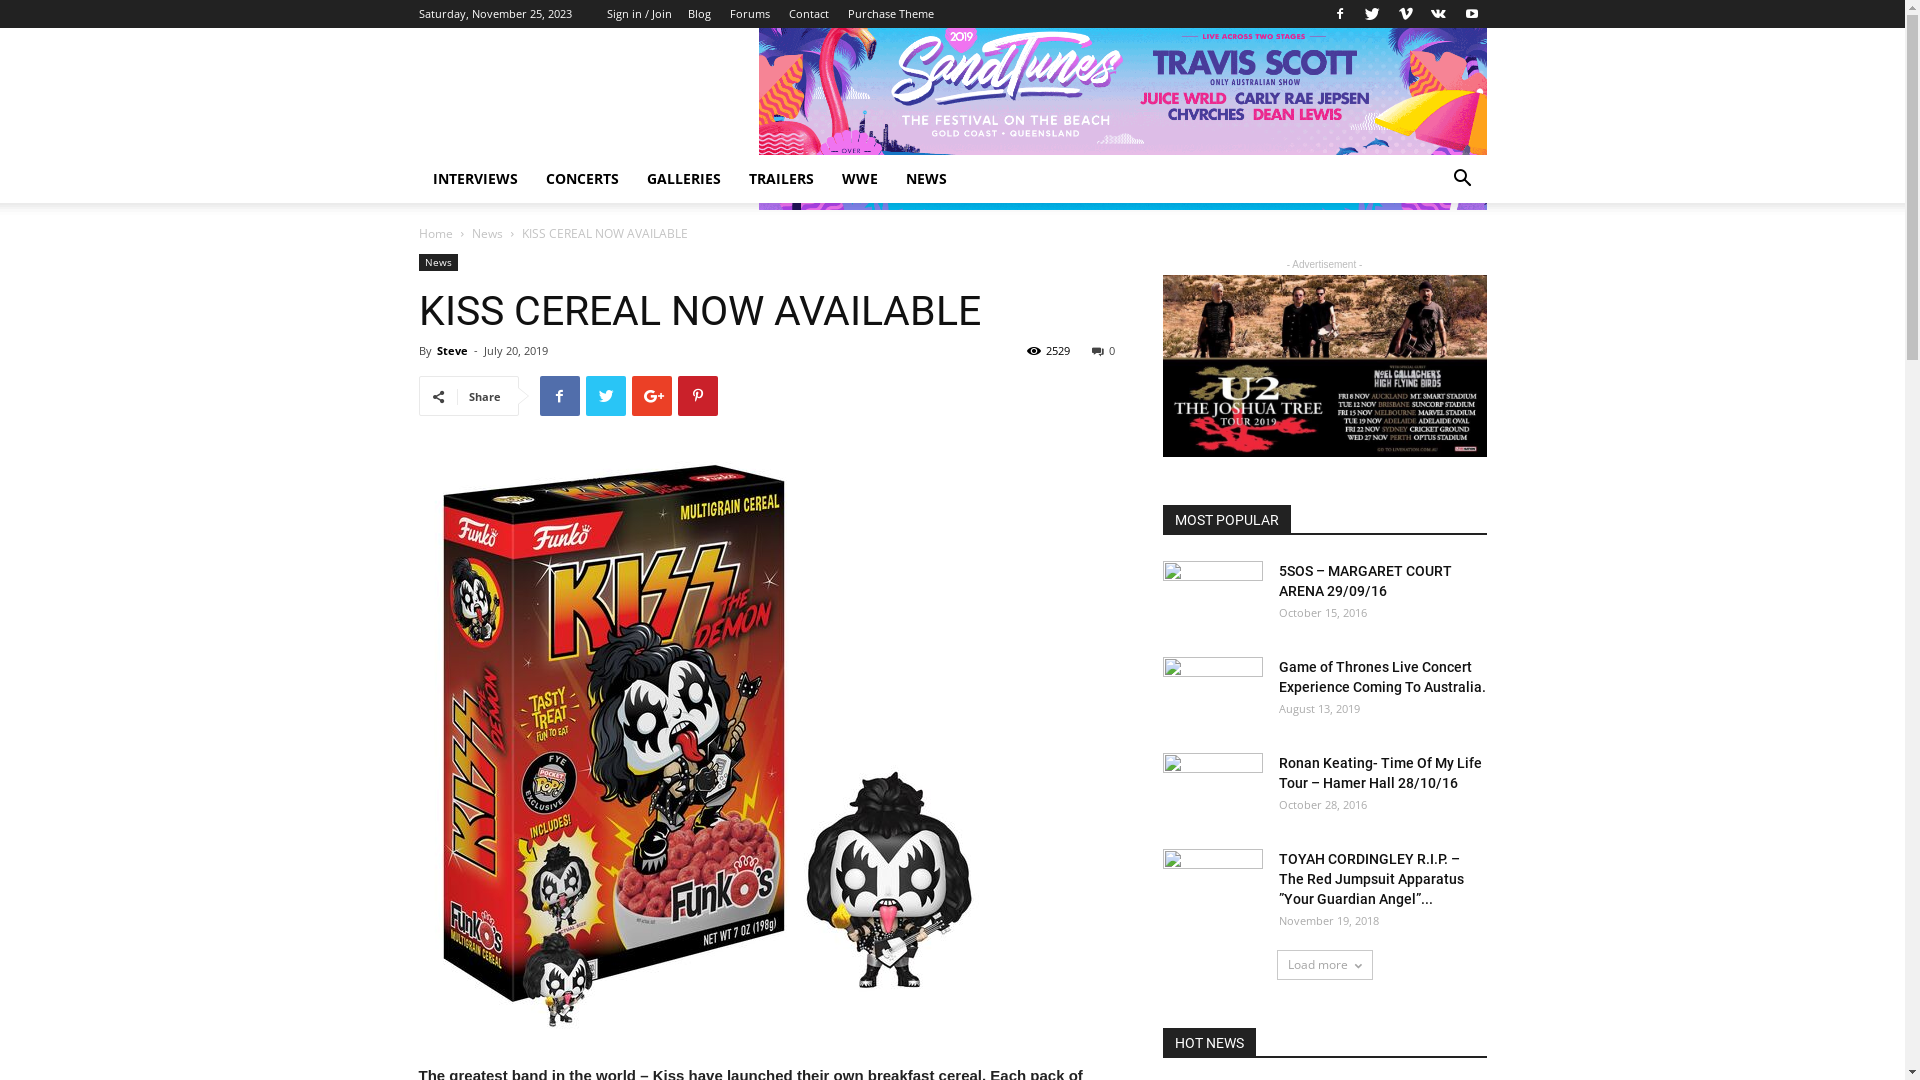  Describe the element at coordinates (532, 177) in the screenshot. I see `'CONCERTS'` at that location.